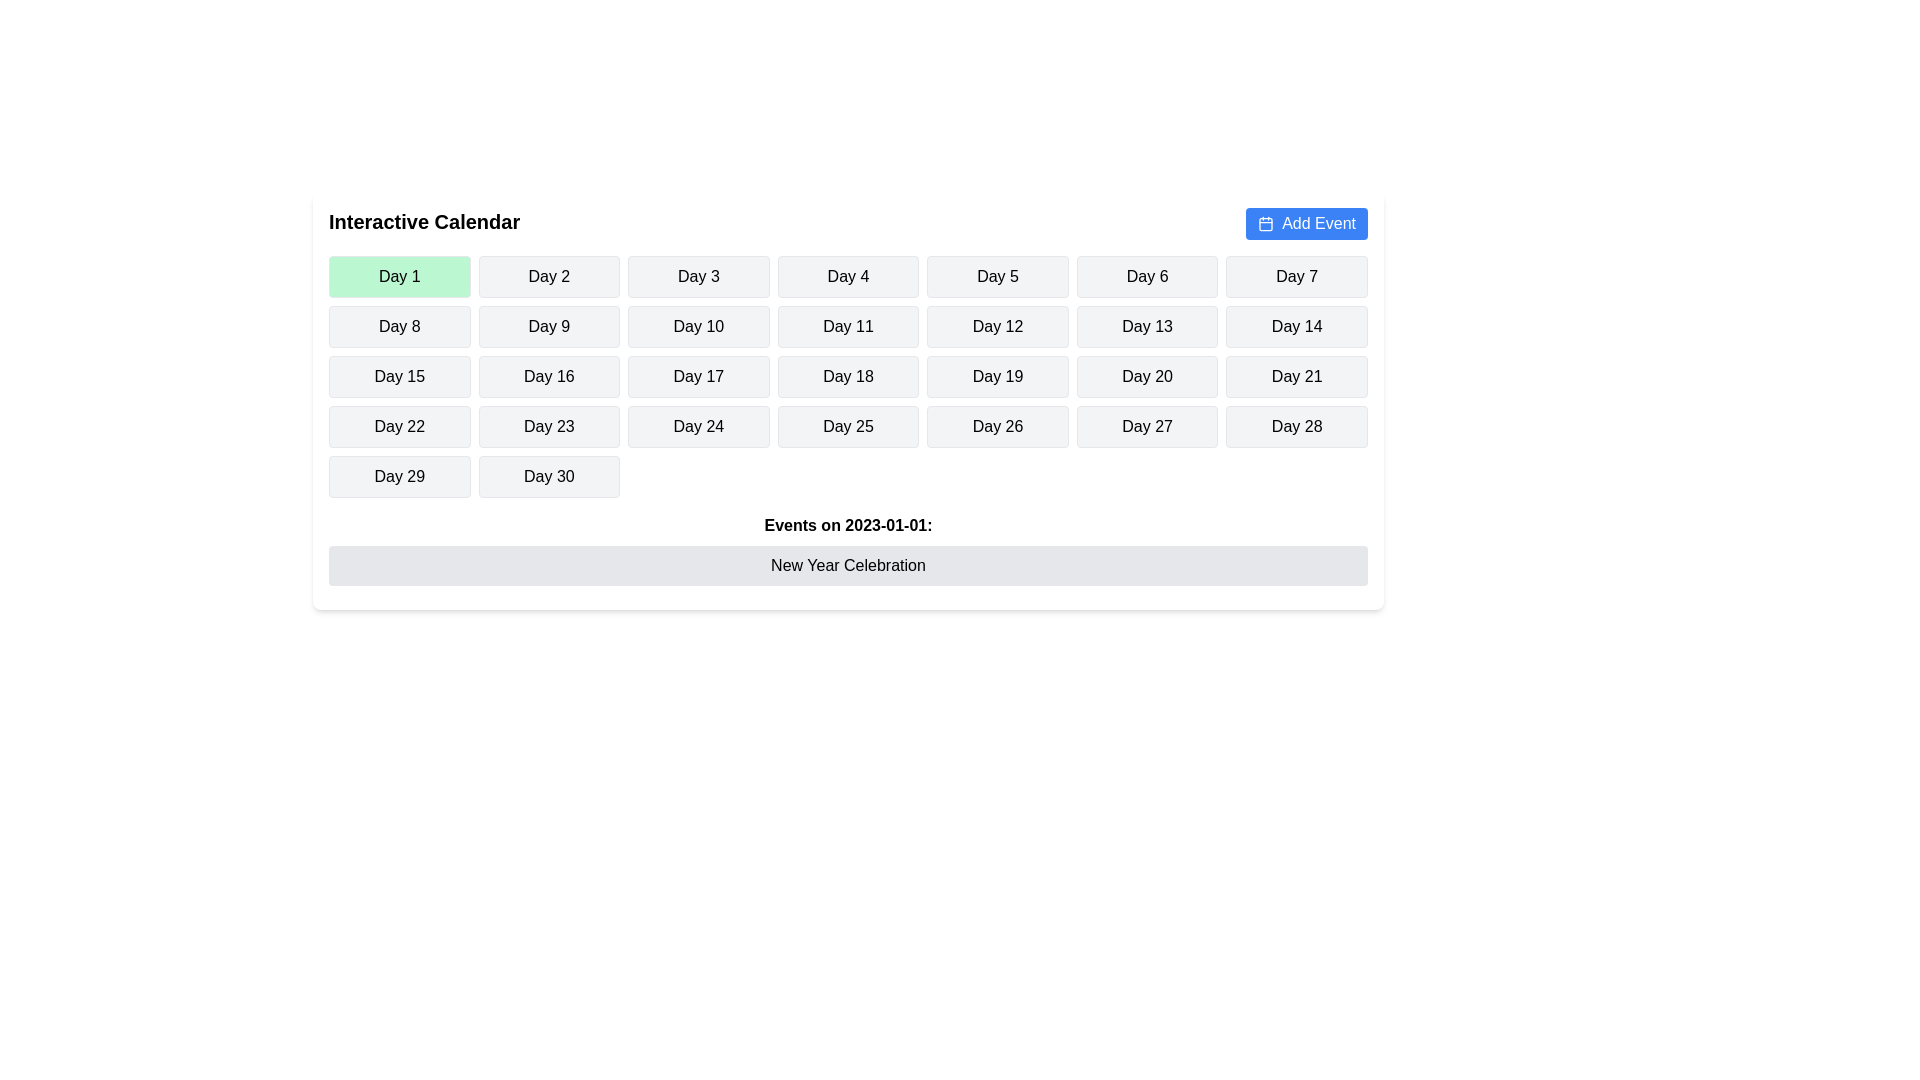 Image resolution: width=1920 pixels, height=1080 pixels. What do you see at coordinates (548, 477) in the screenshot?
I see `the selectable button for 'Day 30' in the interactive calendar` at bounding box center [548, 477].